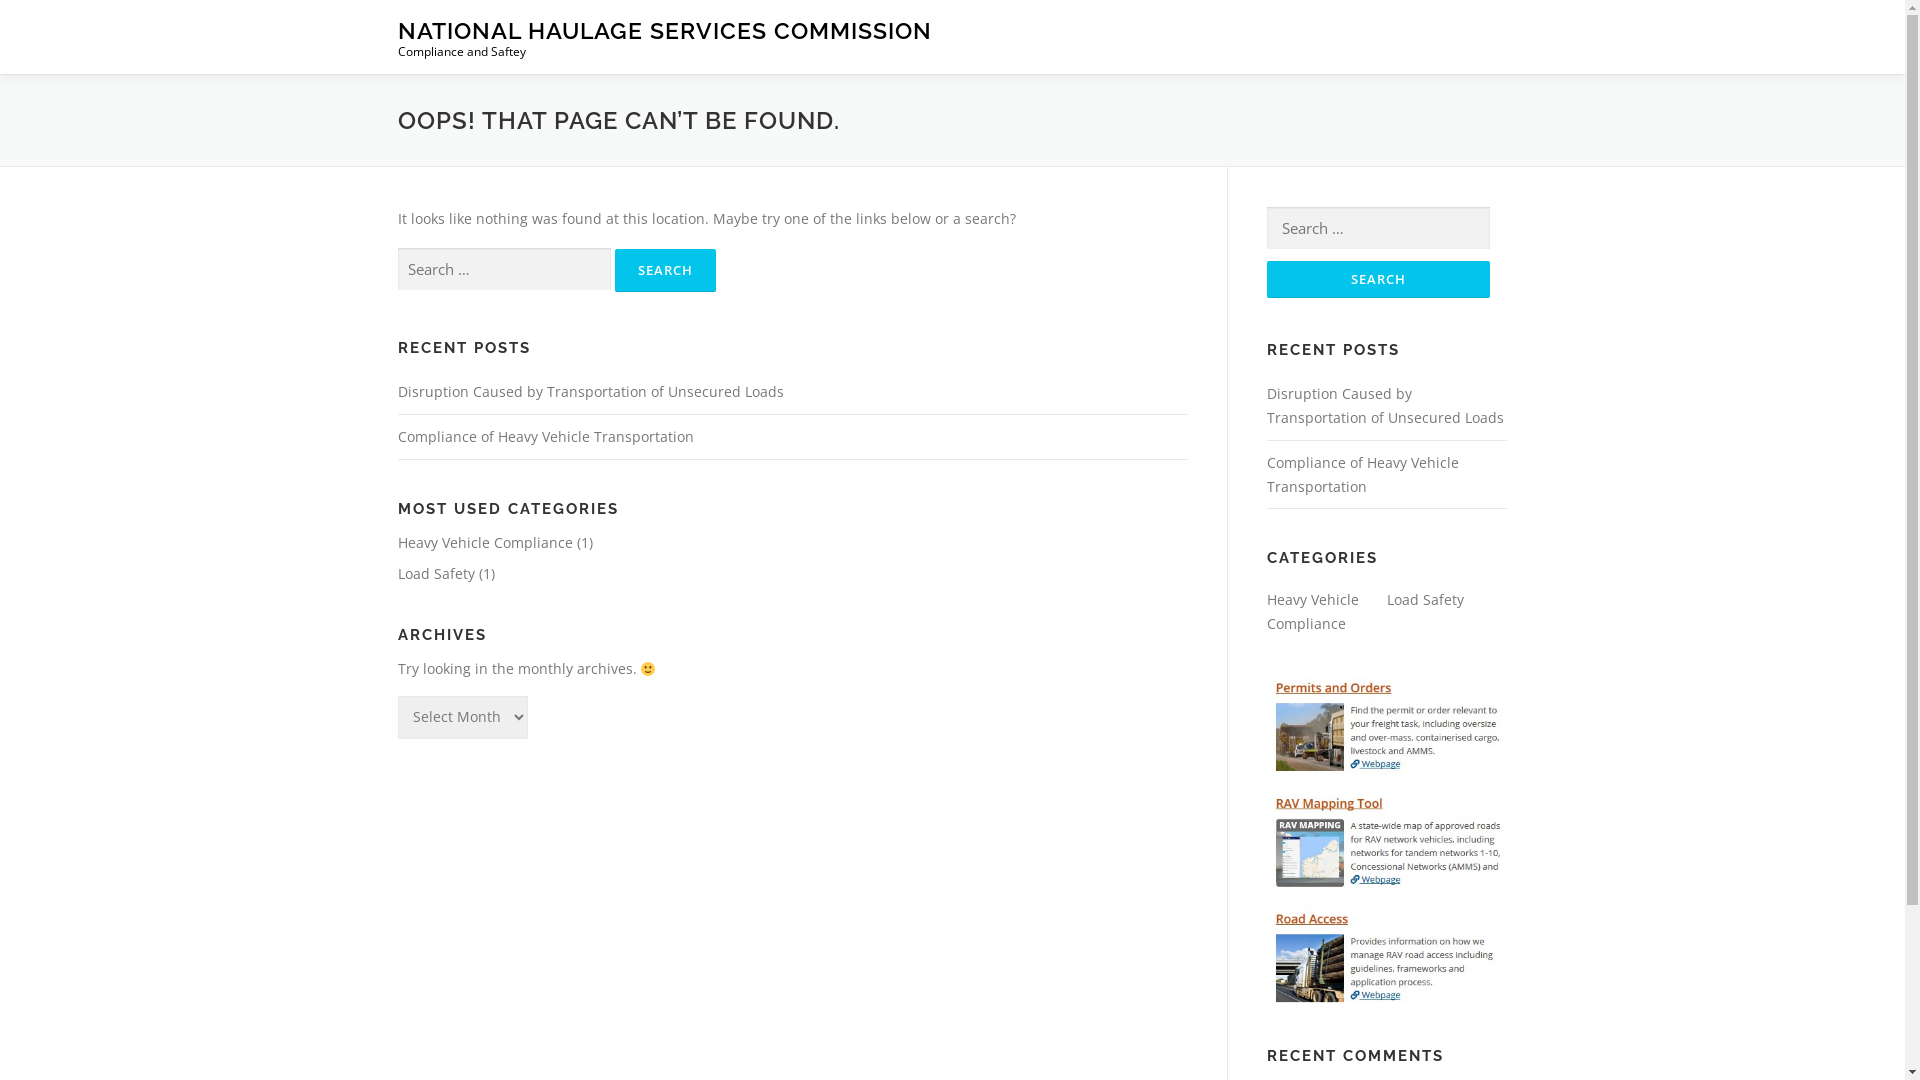  I want to click on 'Search', so click(1376, 279).